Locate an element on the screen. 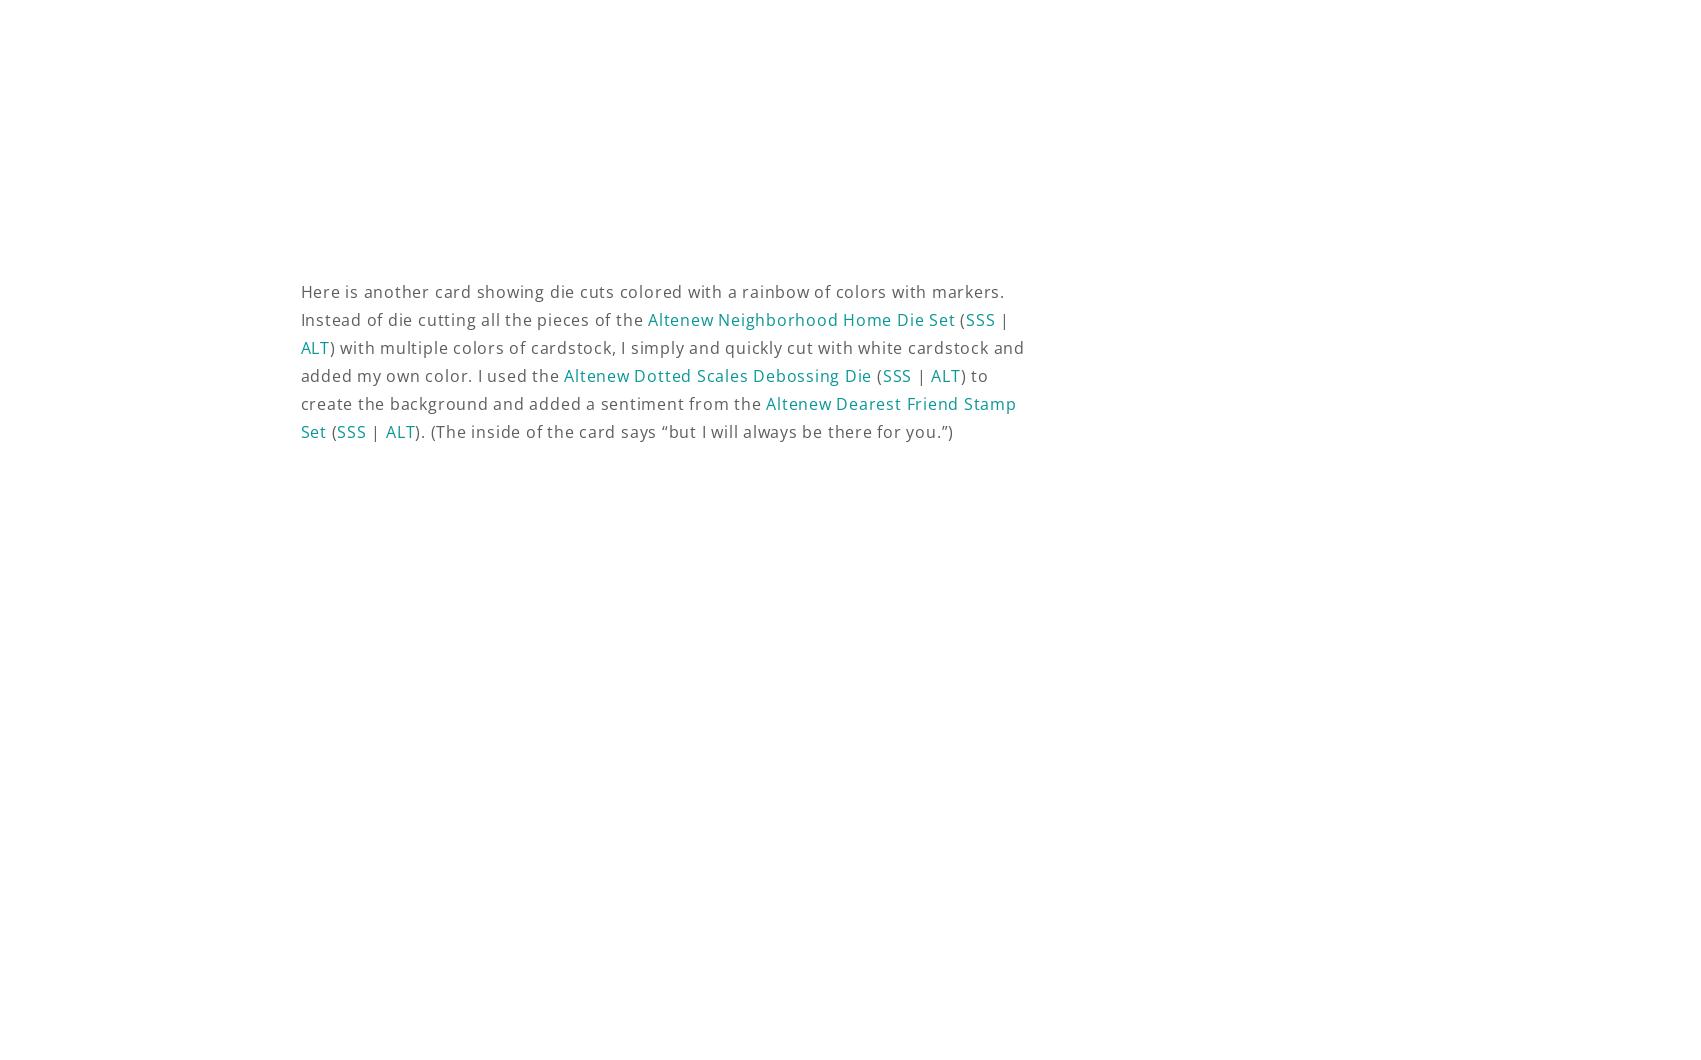  'Altenew Dotted Scales Debossing Die' is located at coordinates (564, 375).